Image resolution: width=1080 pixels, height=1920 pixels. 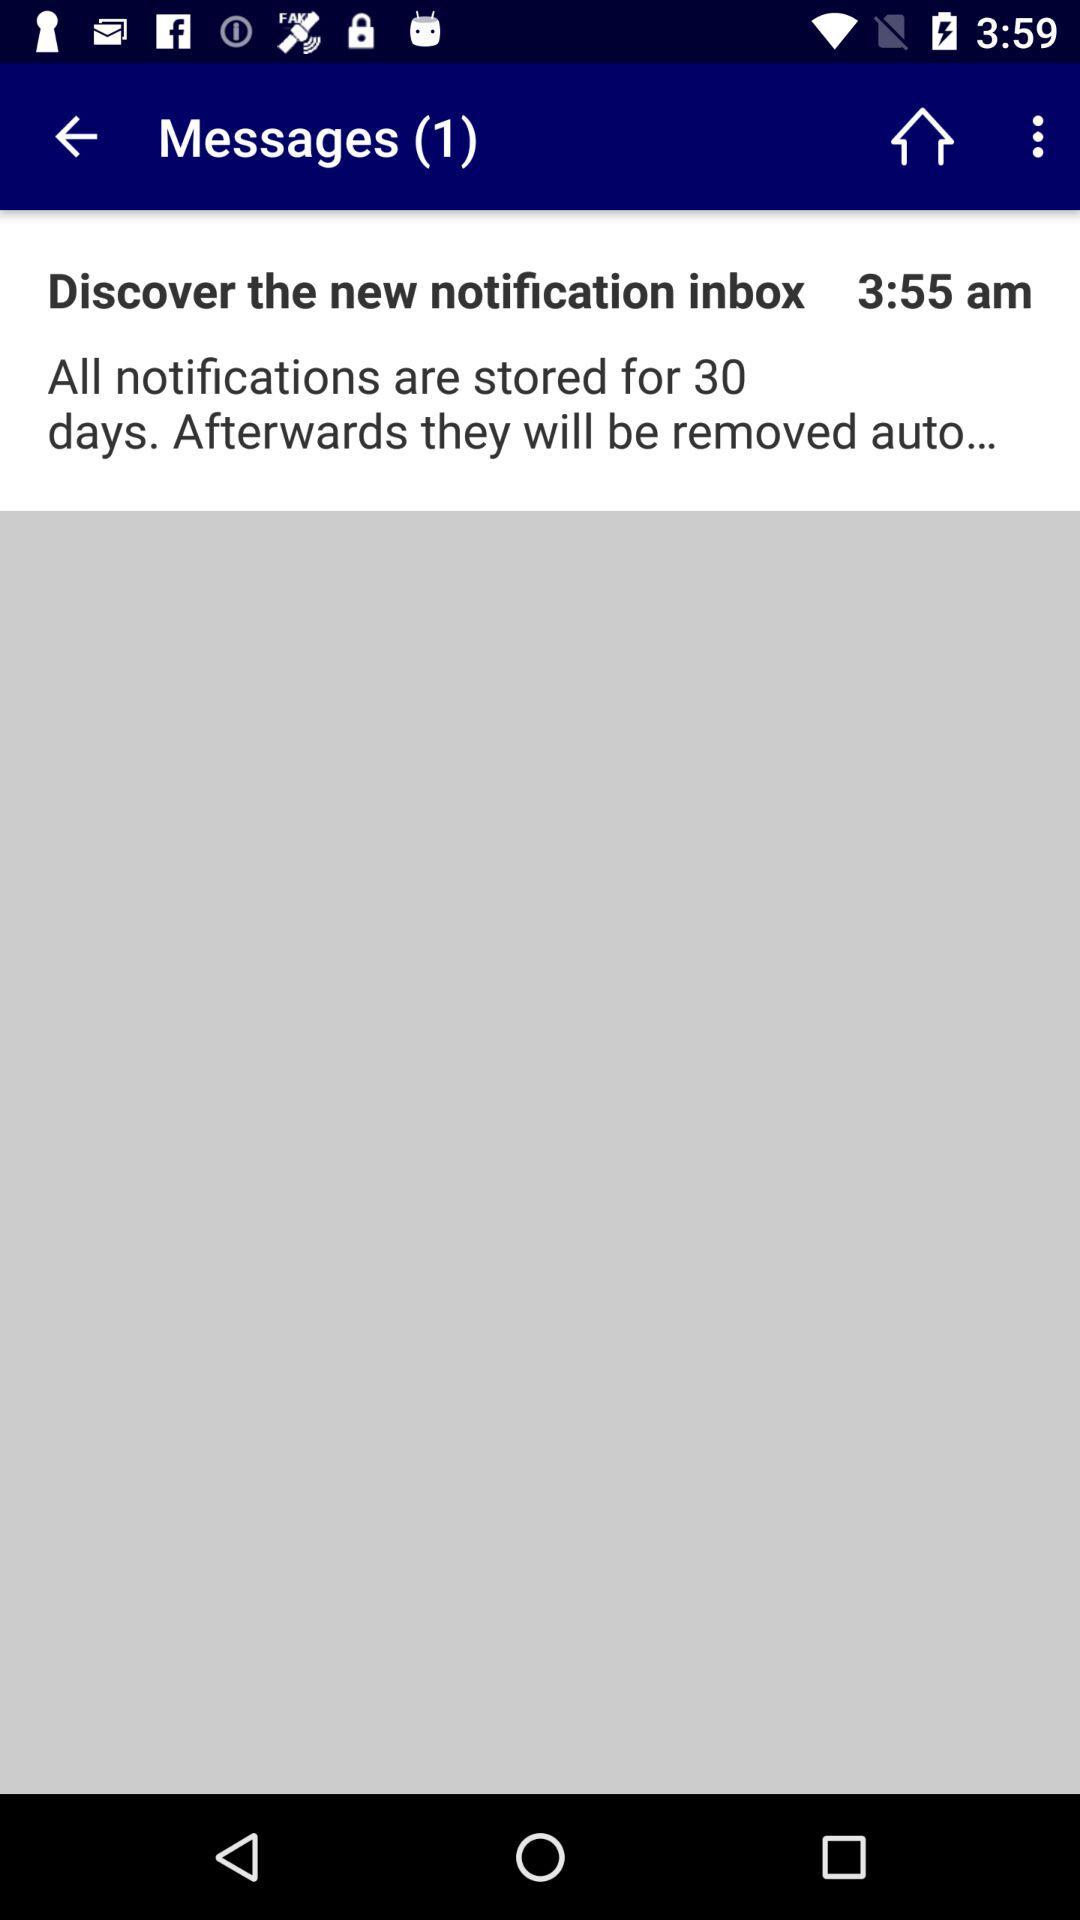 I want to click on app to the left of messages (1) app, so click(x=72, y=135).